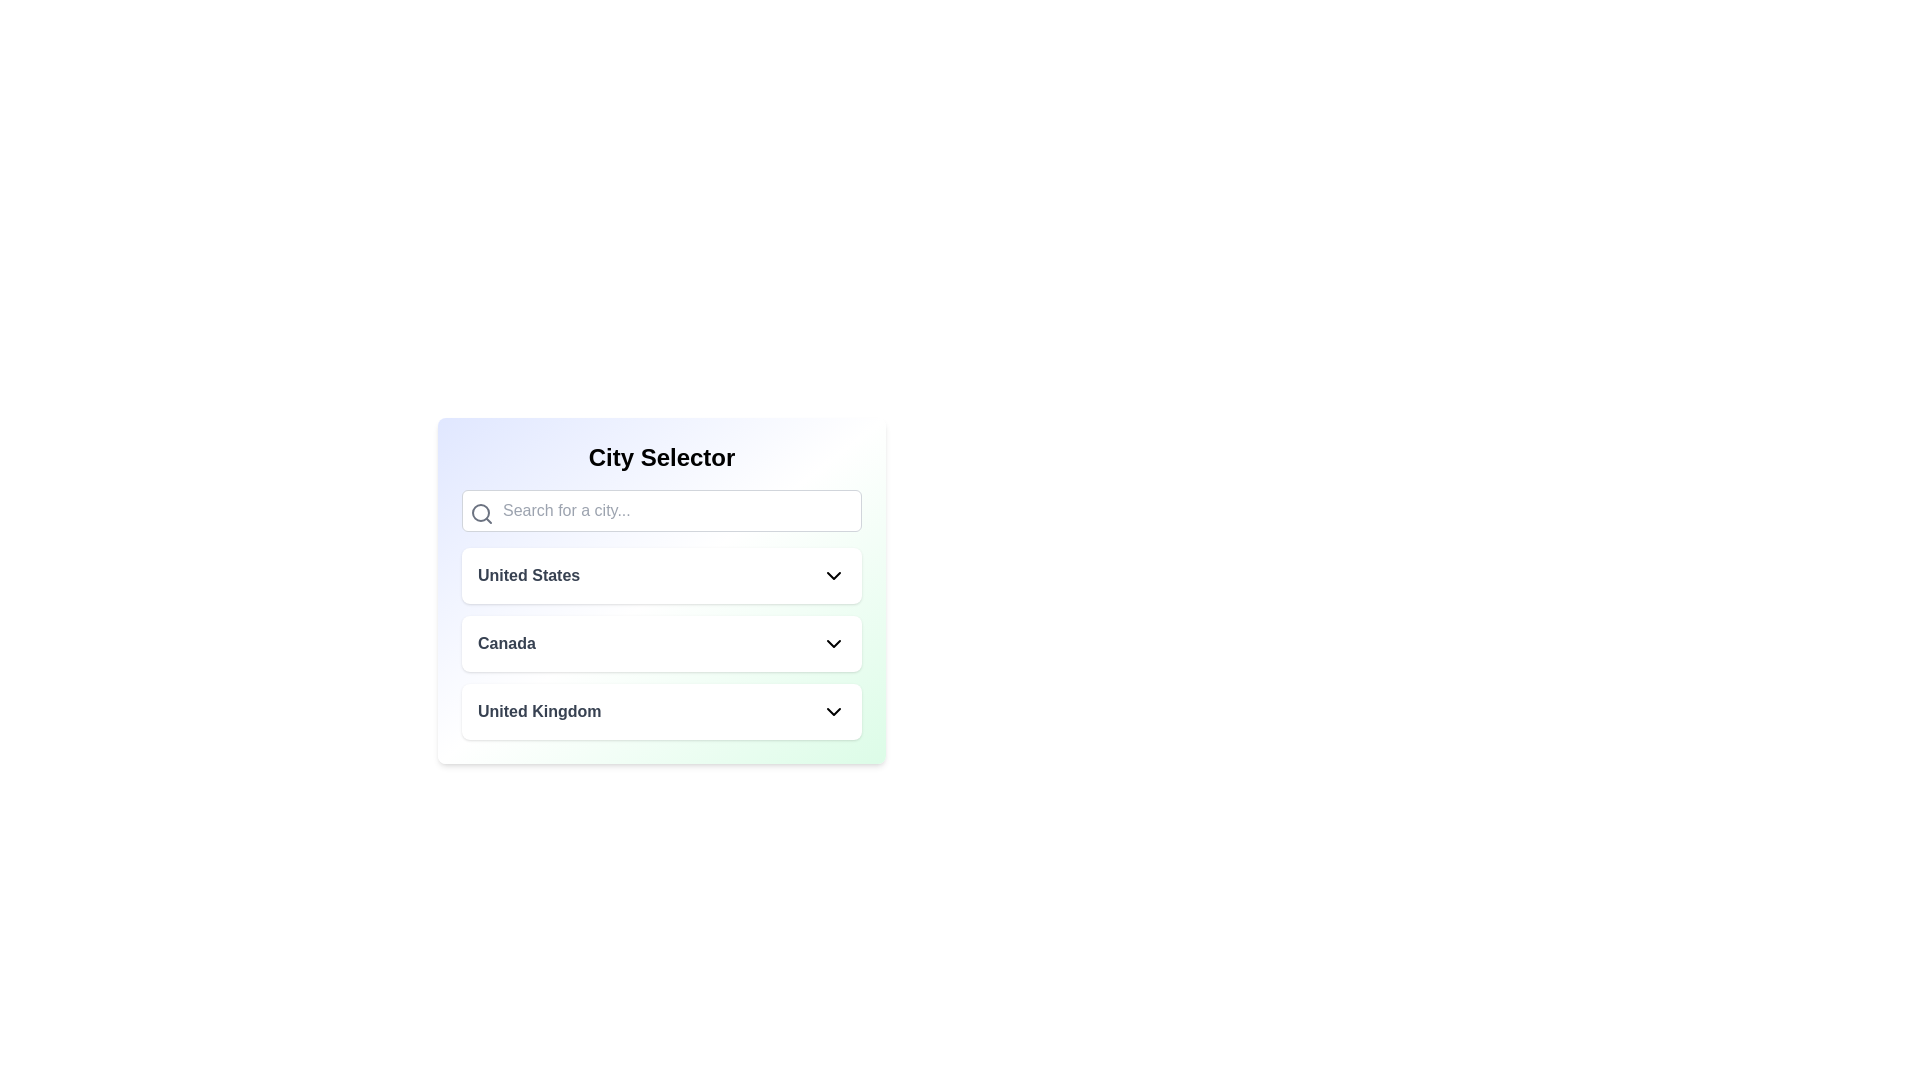 This screenshot has width=1920, height=1080. What do you see at coordinates (662, 644) in the screenshot?
I see `the second option in the country selection list, which is positioned between 'United States' and 'United Kingdom'` at bounding box center [662, 644].